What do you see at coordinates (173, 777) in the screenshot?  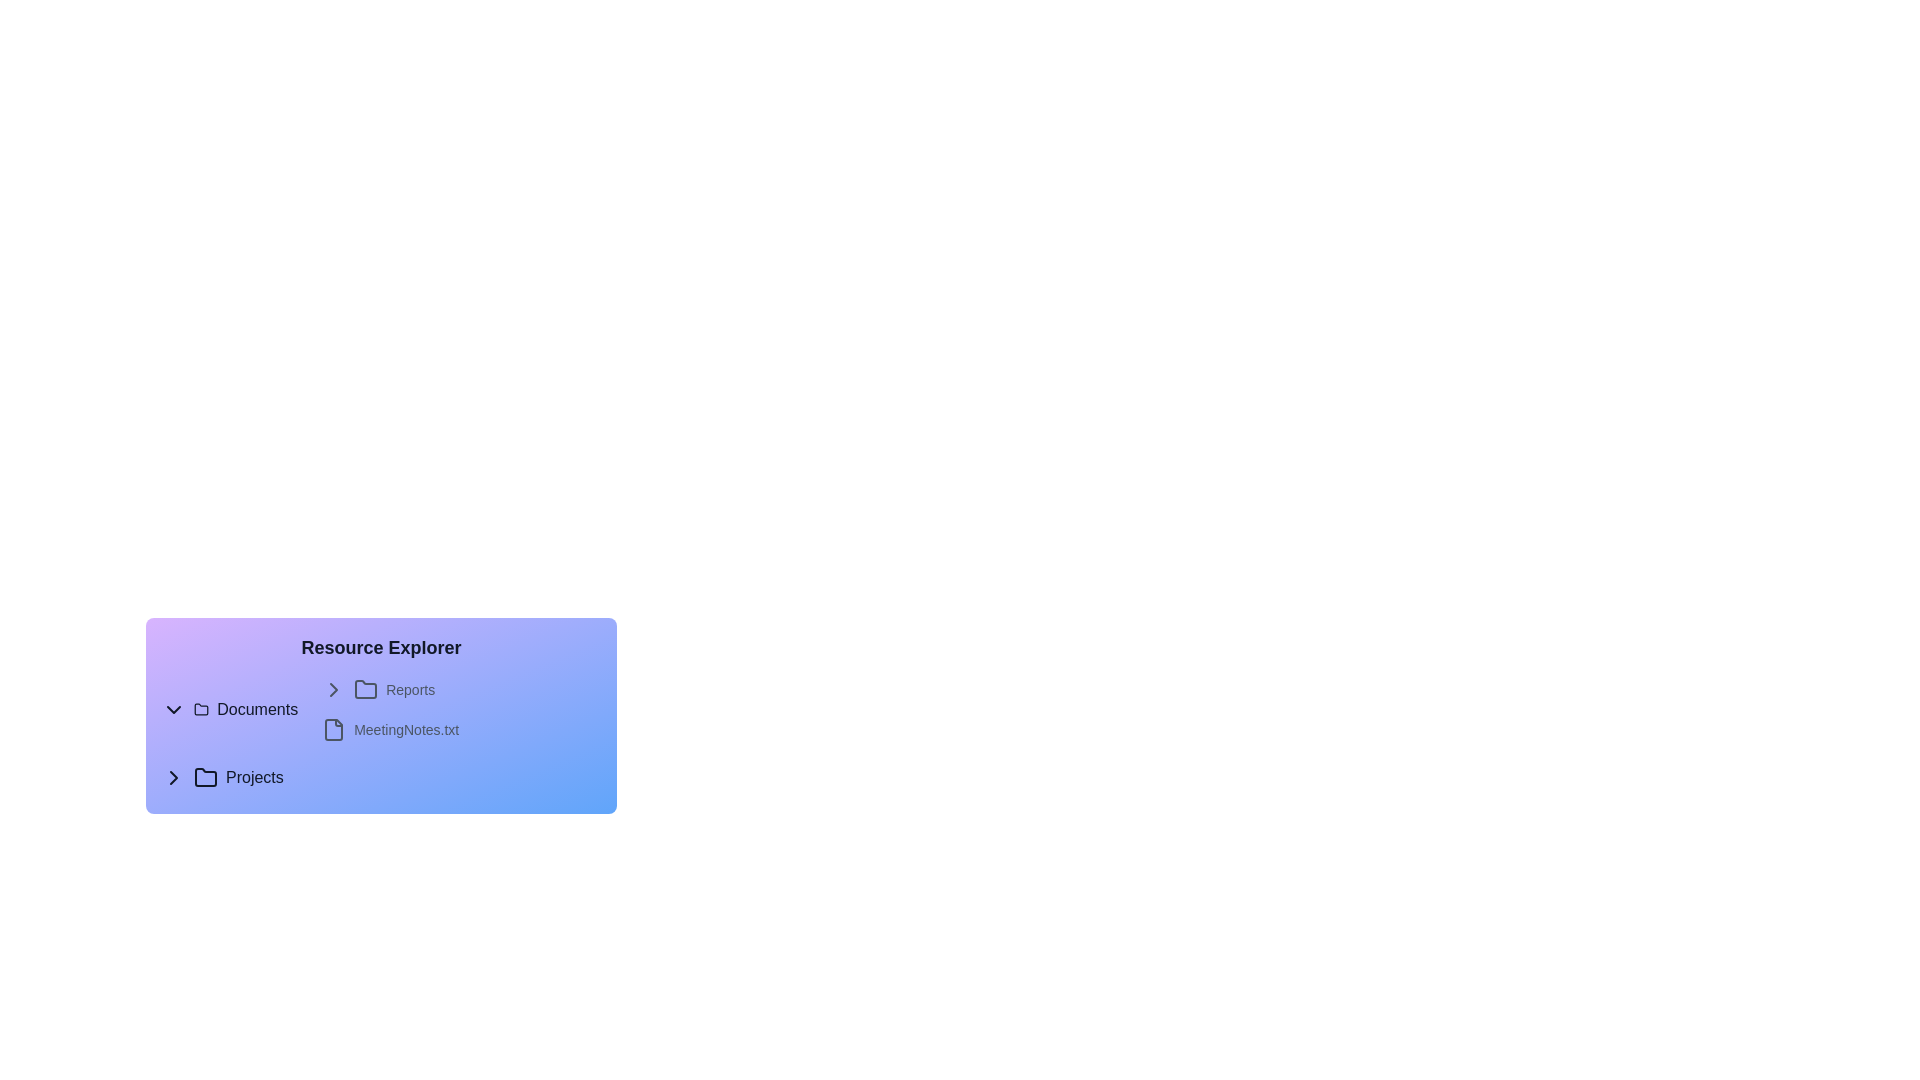 I see `the 'expand/collapse' button for the 'Projects' section` at bounding box center [173, 777].